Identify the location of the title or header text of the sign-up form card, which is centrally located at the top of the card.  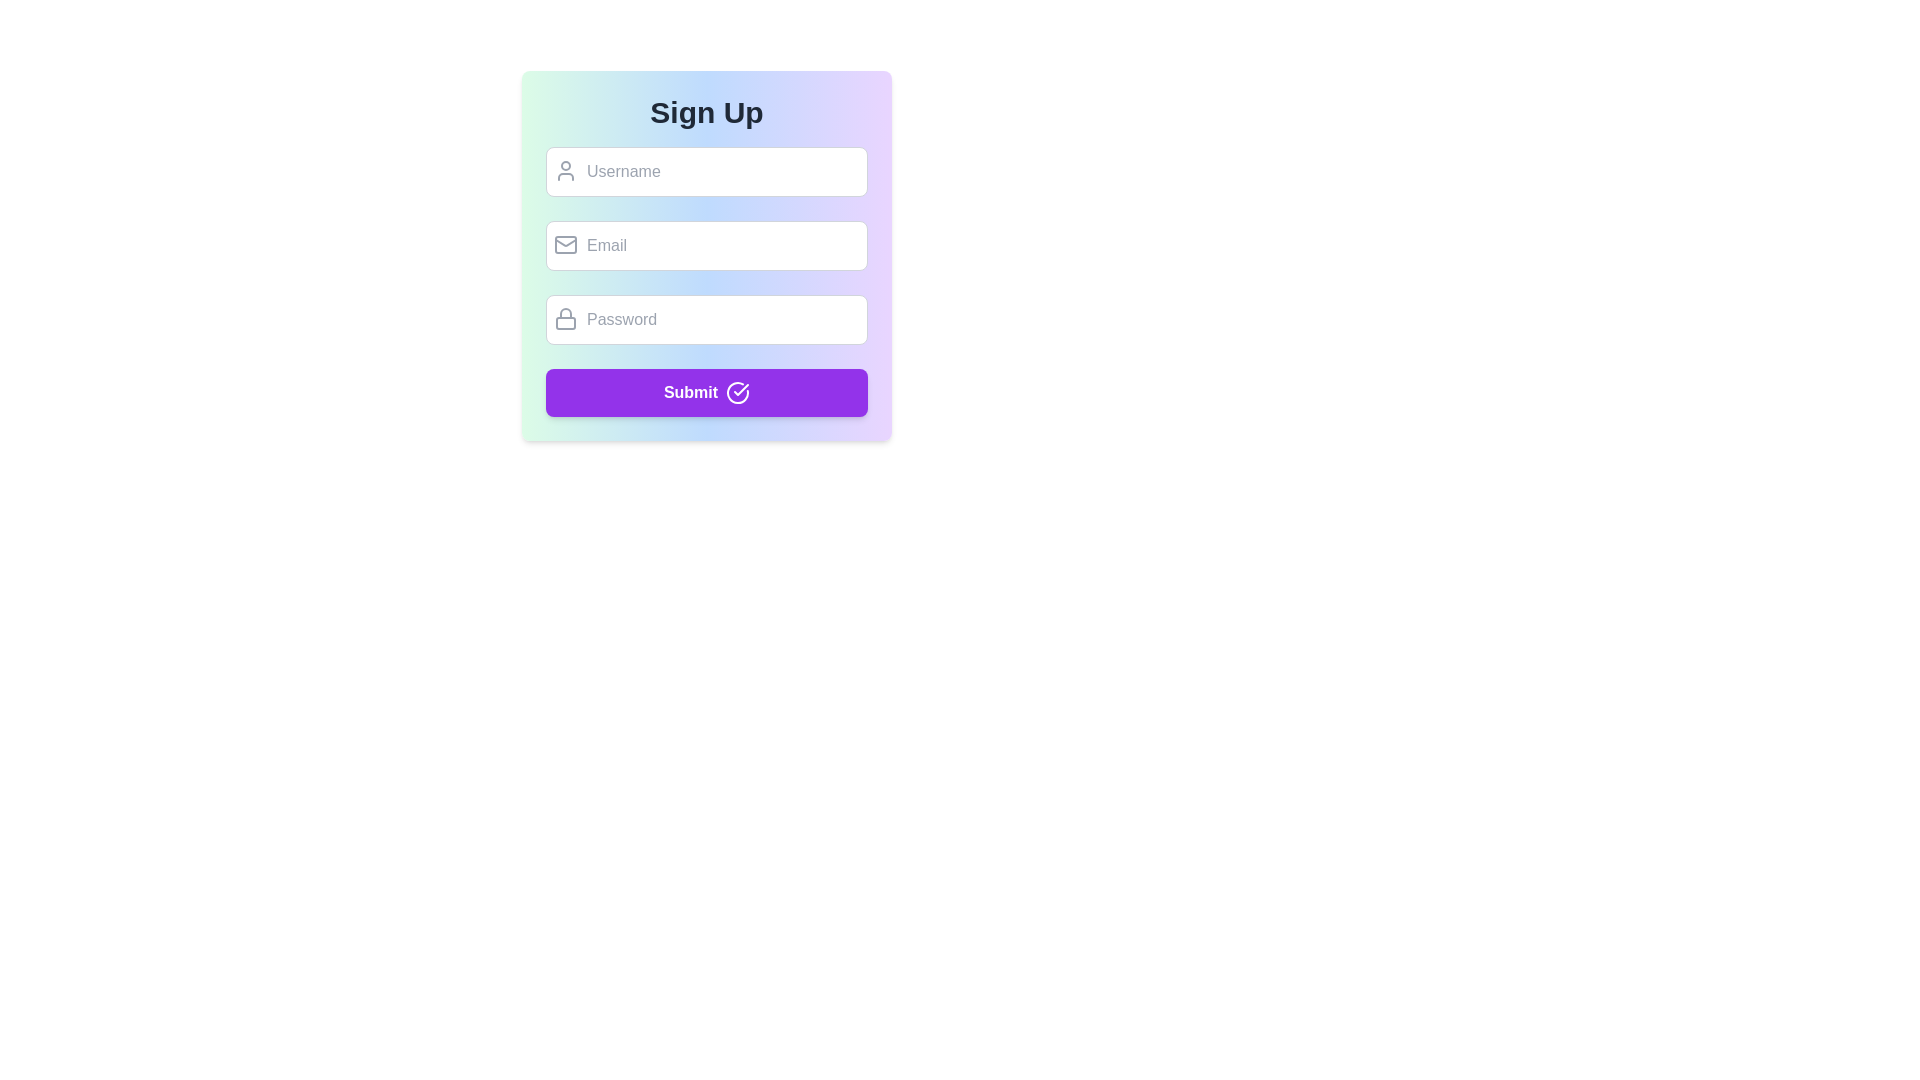
(706, 112).